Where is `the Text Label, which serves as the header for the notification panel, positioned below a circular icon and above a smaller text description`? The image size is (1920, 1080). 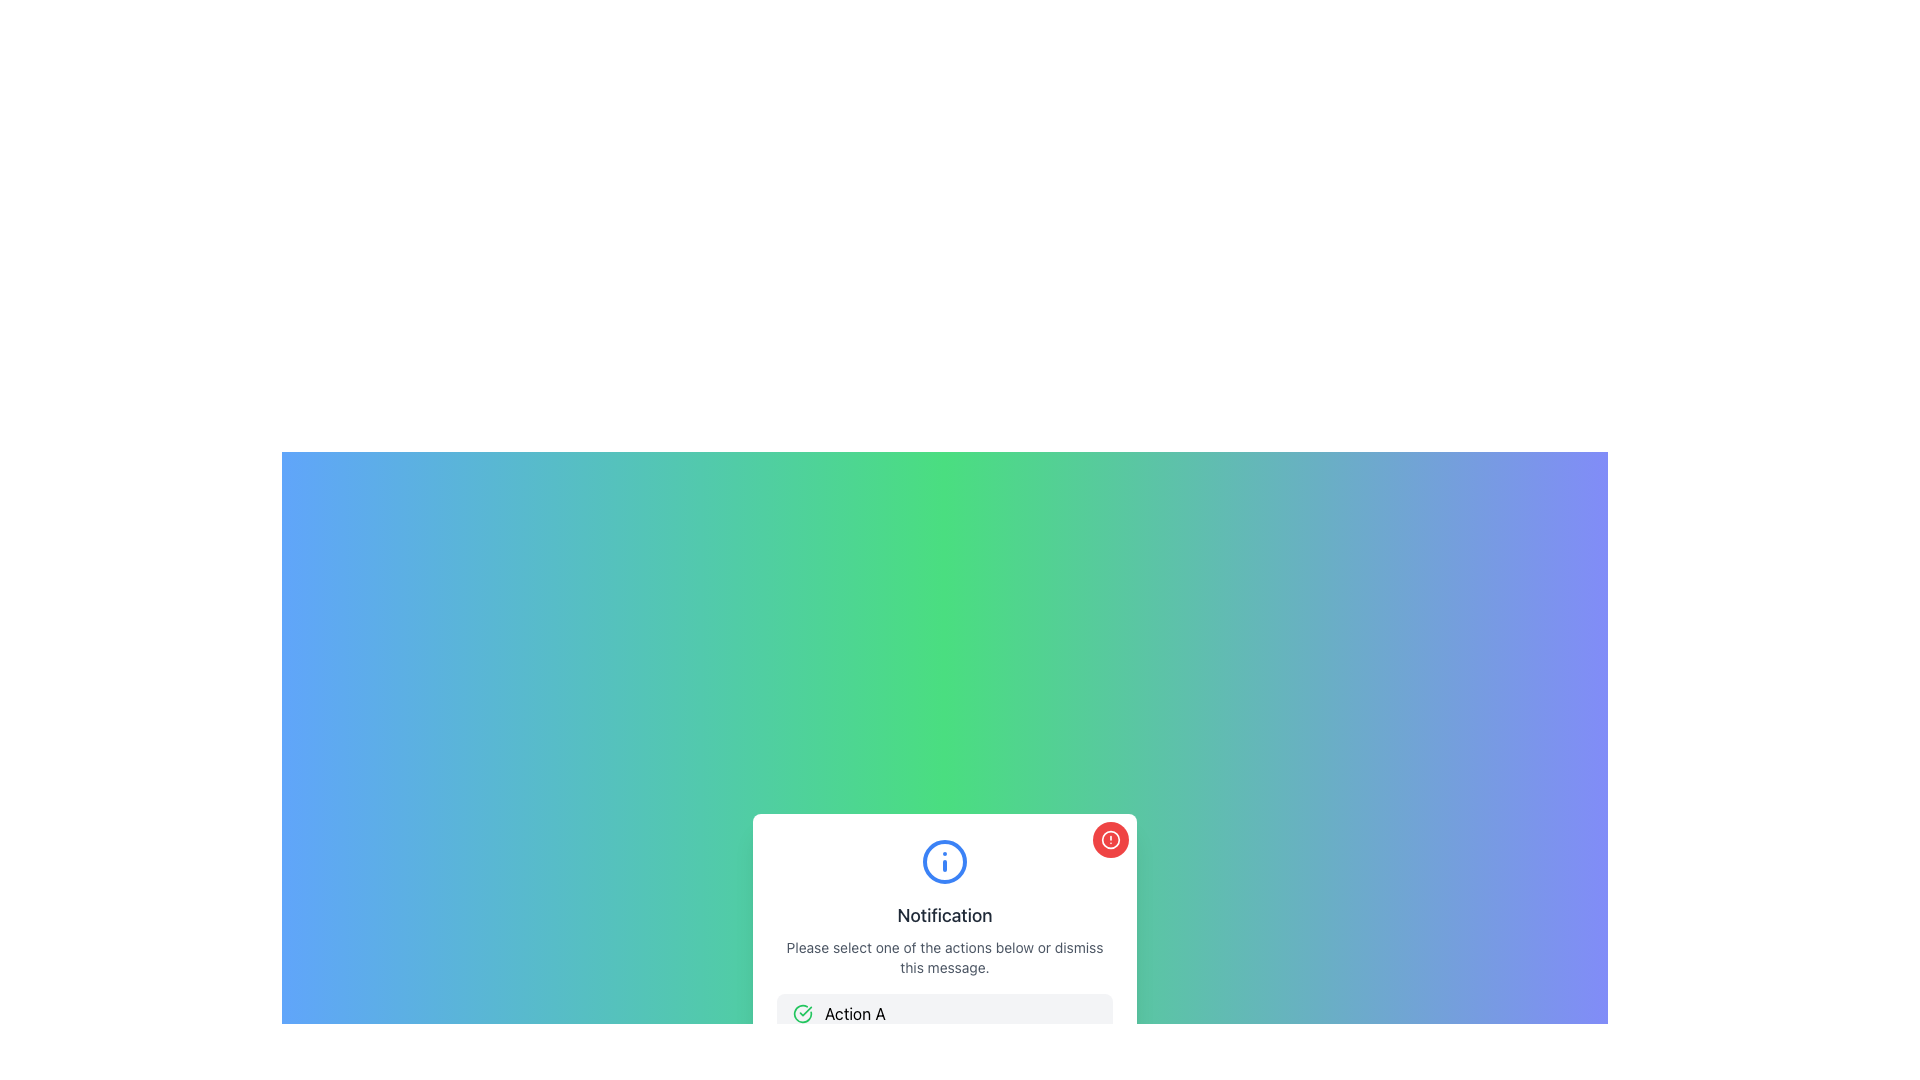
the Text Label, which serves as the header for the notification panel, positioned below a circular icon and above a smaller text description is located at coordinates (944, 915).